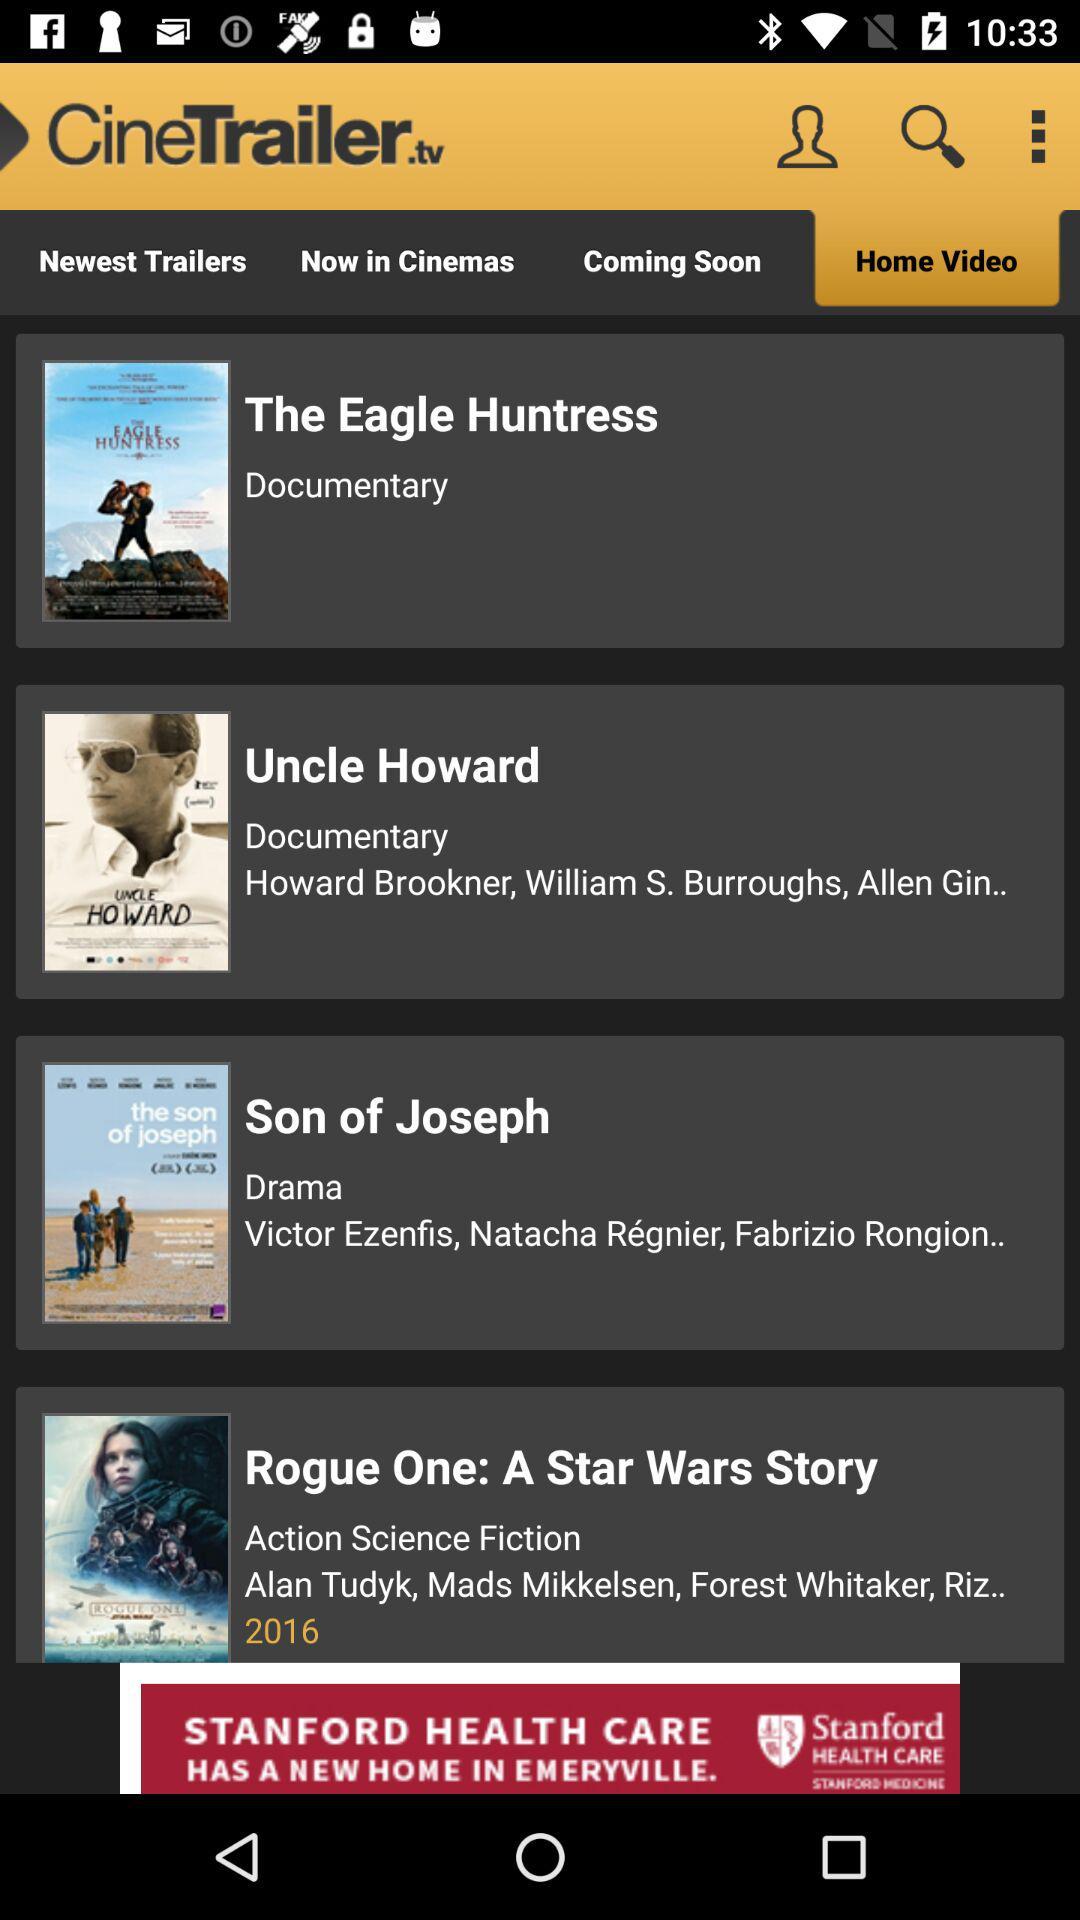 This screenshot has height=1920, width=1080. I want to click on click on options, so click(1036, 135).